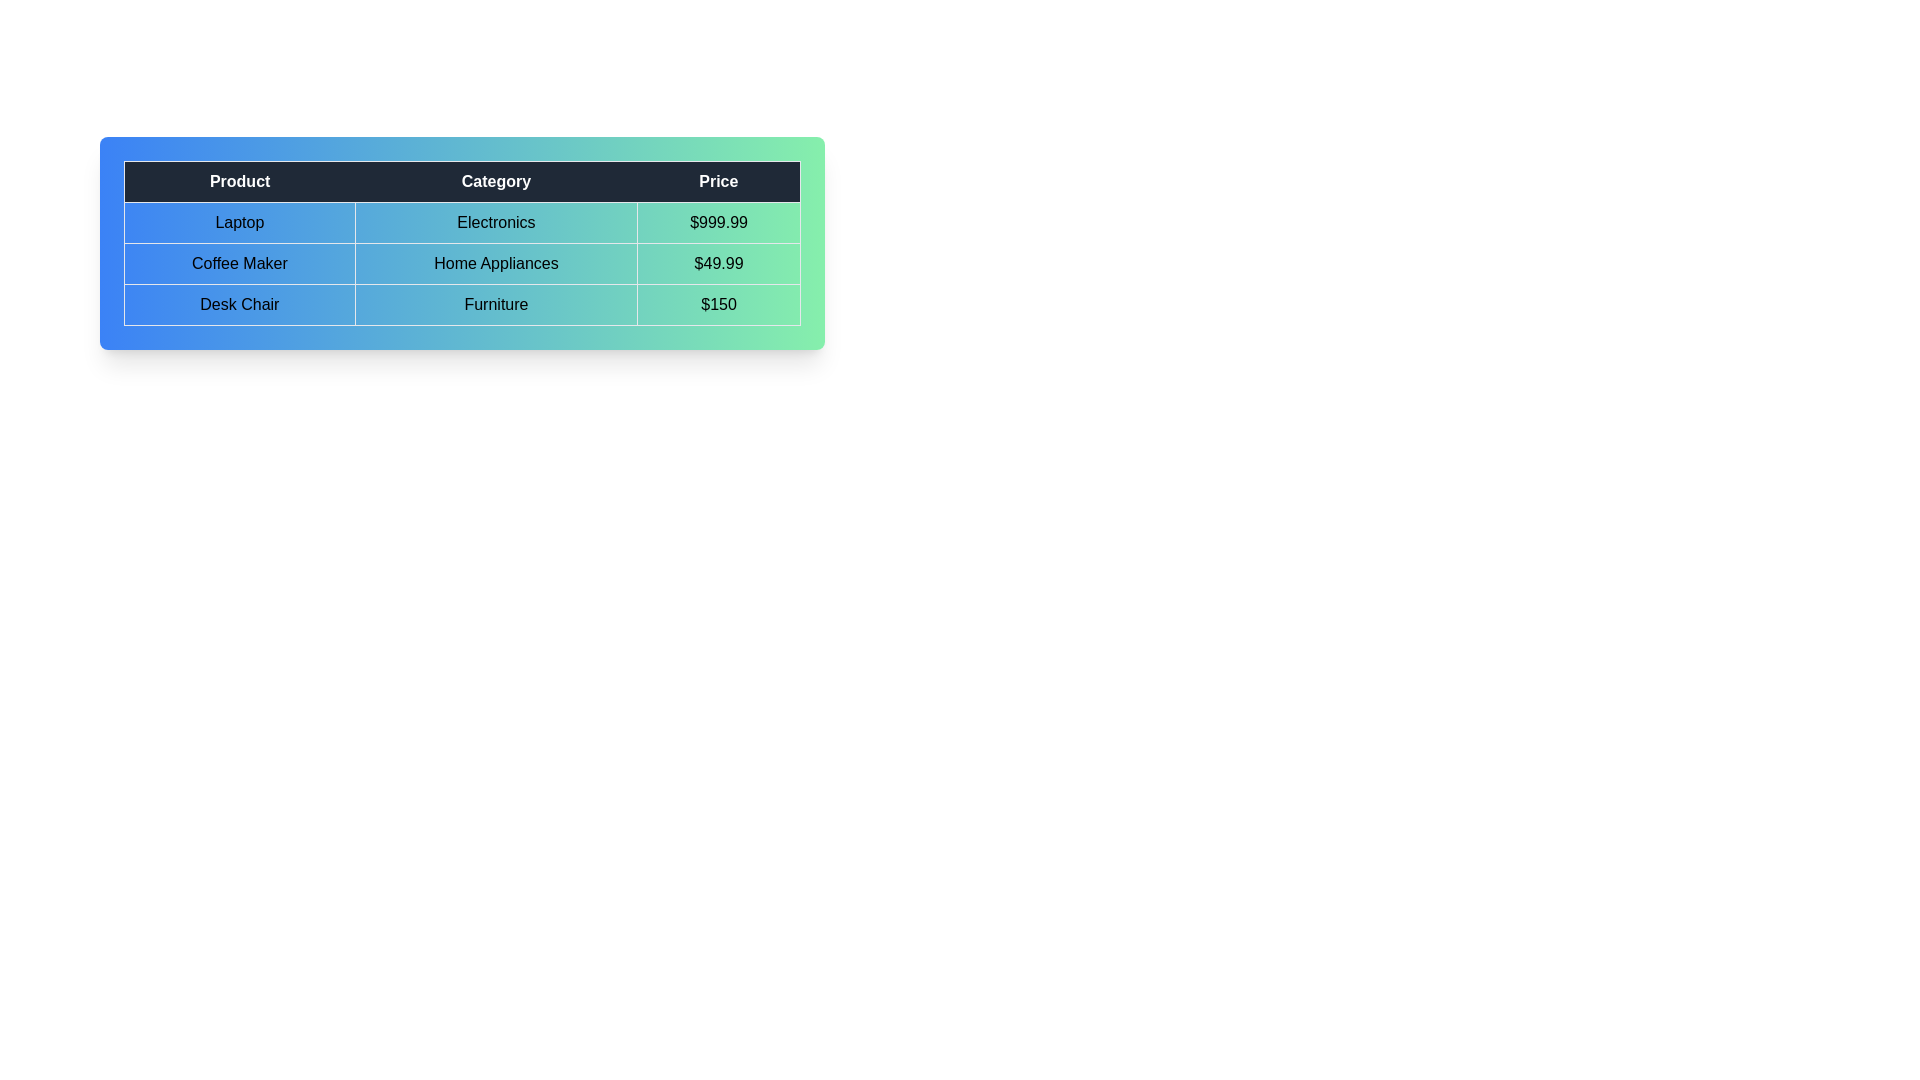 Image resolution: width=1920 pixels, height=1080 pixels. Describe the element at coordinates (496, 181) in the screenshot. I see `the Text Label element with the text 'Category', which is located in the second column of the header structure` at that location.